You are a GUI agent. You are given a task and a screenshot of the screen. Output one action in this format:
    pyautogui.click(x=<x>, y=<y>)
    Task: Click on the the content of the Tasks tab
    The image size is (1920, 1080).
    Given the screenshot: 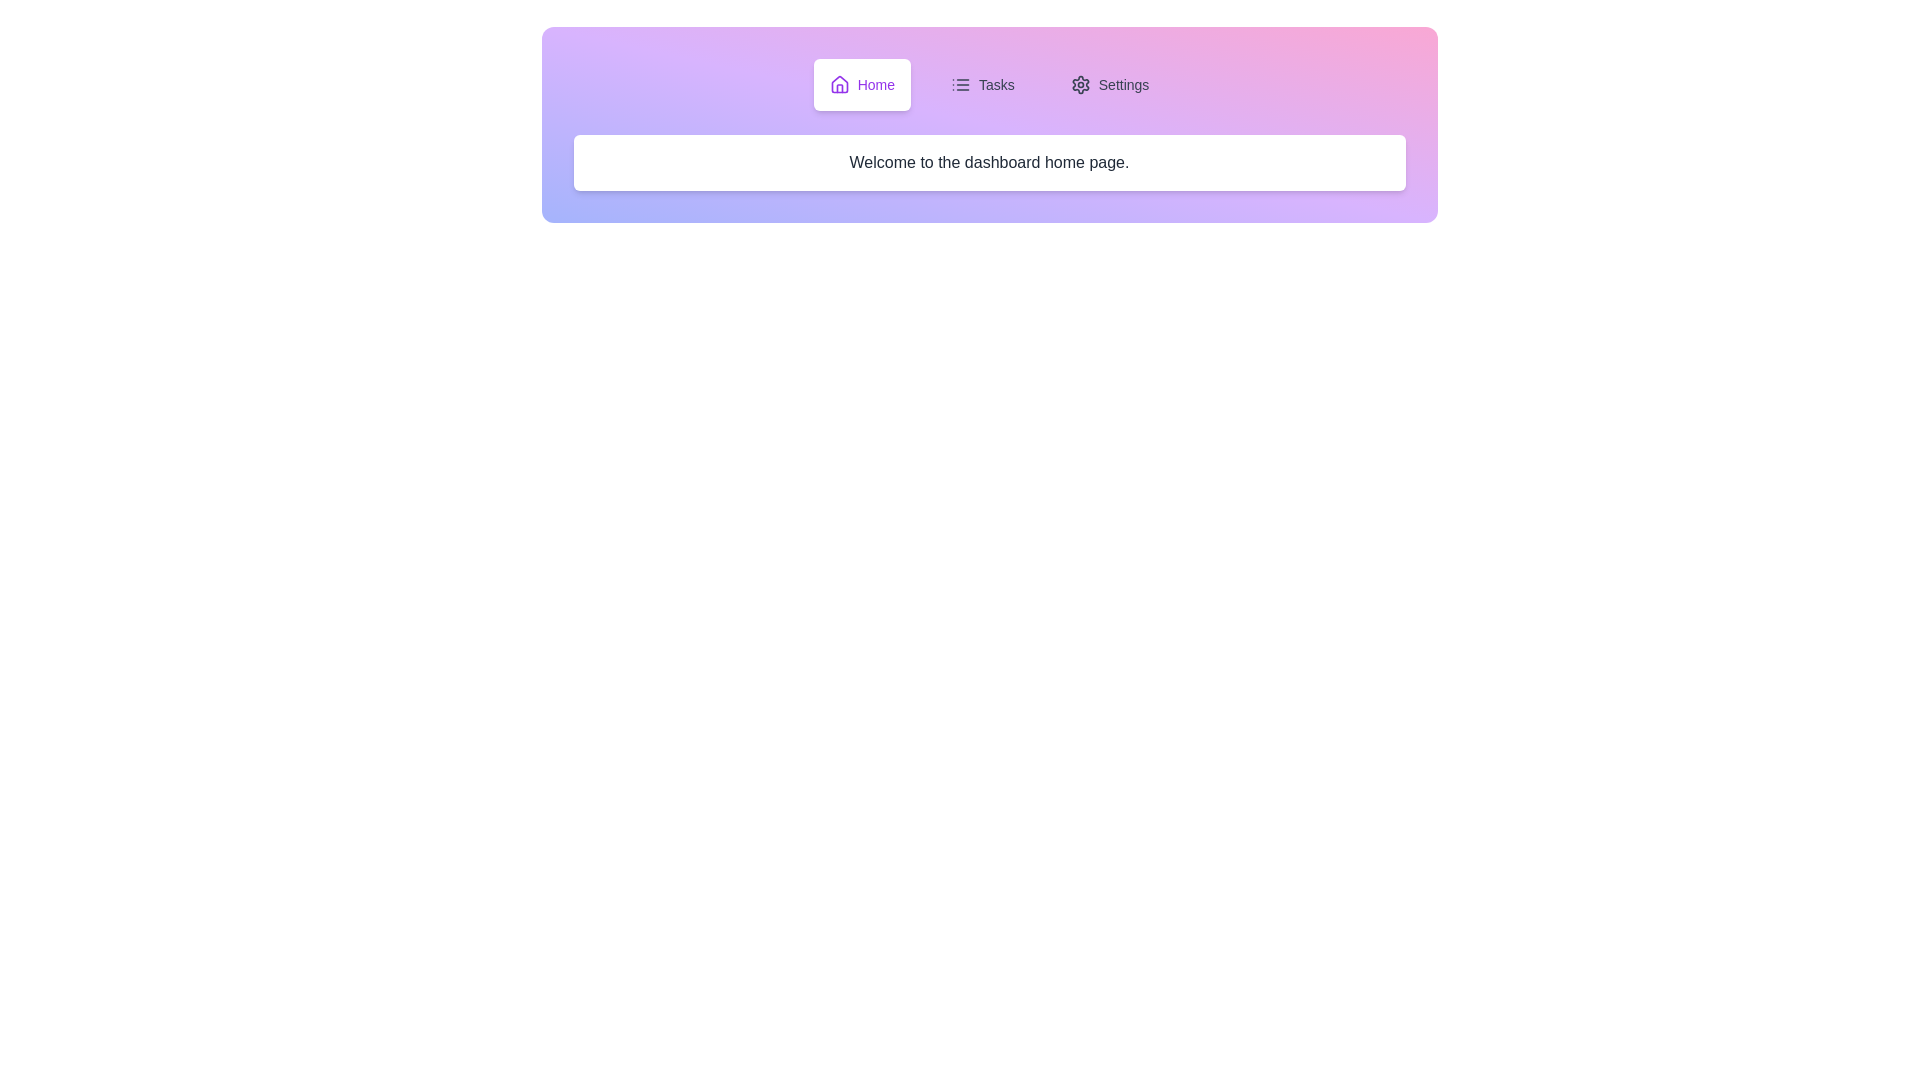 What is the action you would take?
    pyautogui.click(x=982, y=83)
    